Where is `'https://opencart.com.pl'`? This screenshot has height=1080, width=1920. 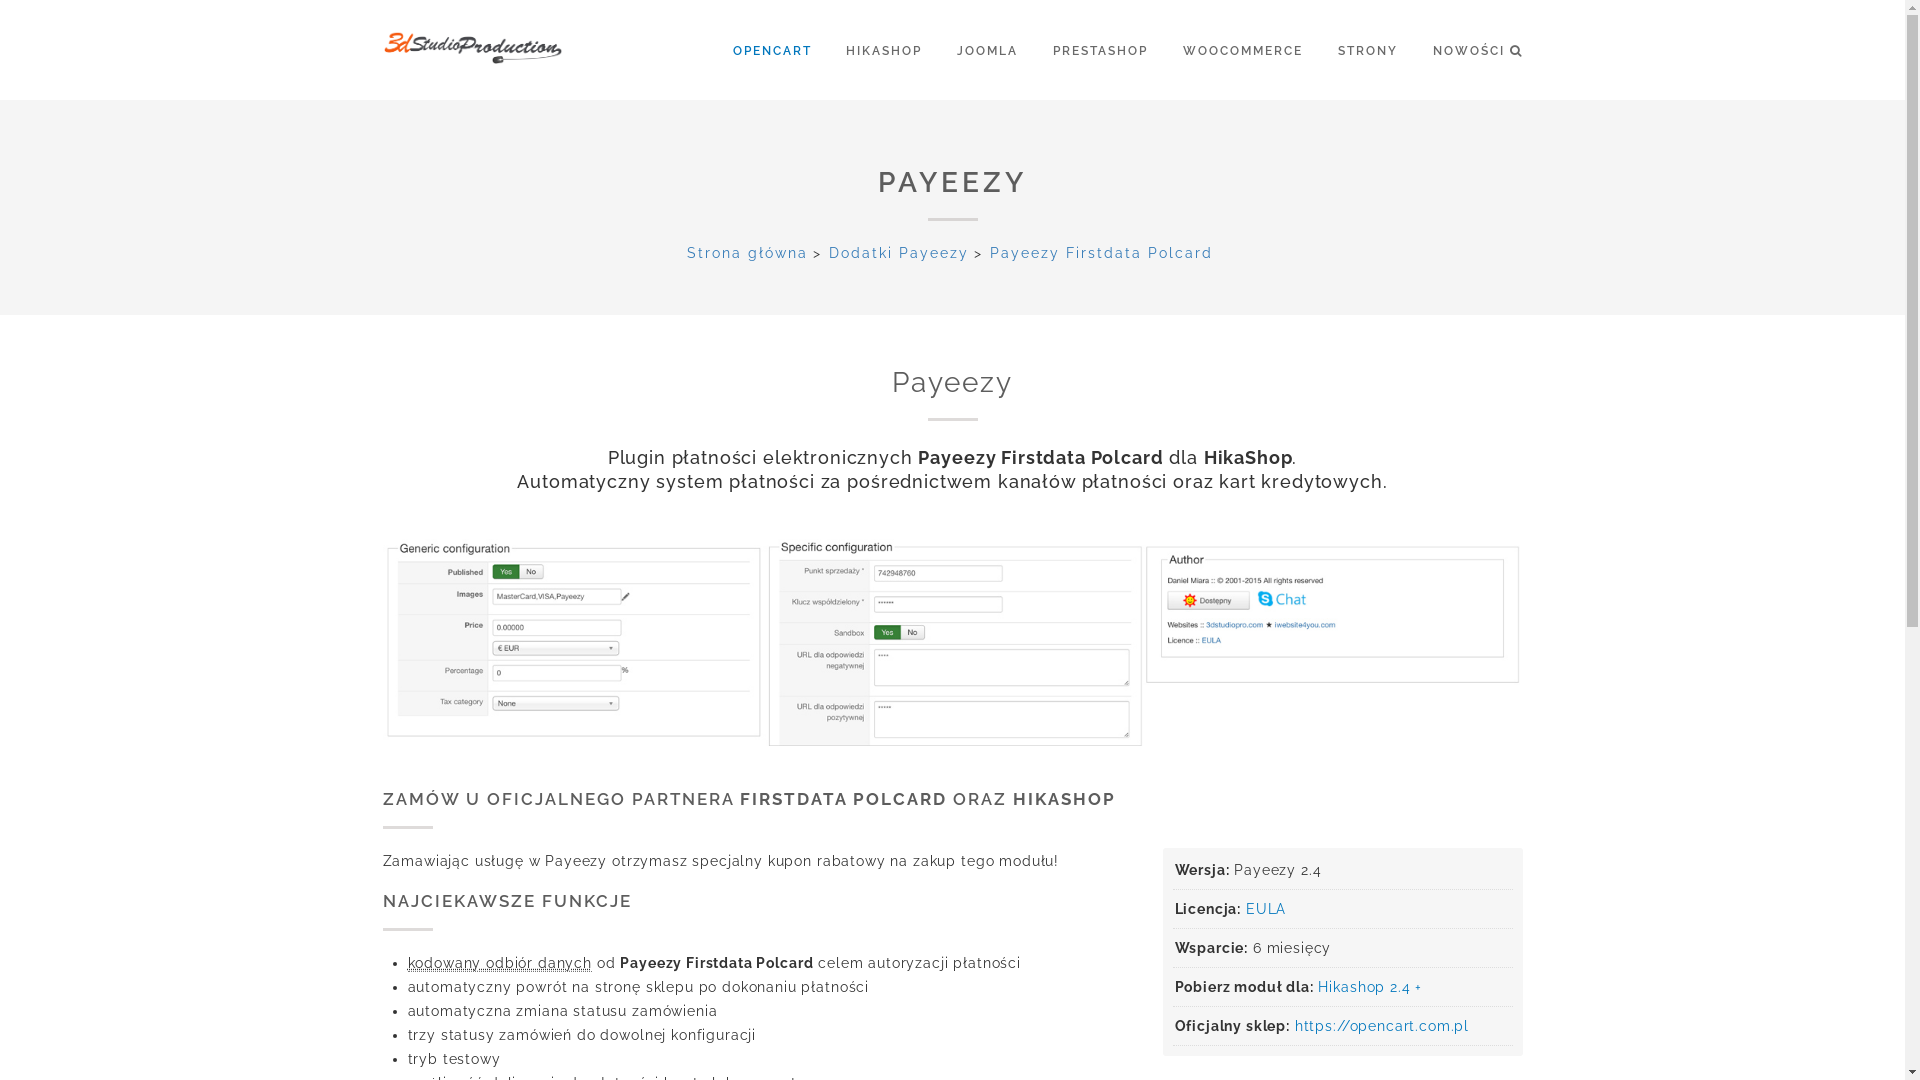 'https://opencart.com.pl' is located at coordinates (1381, 1026).